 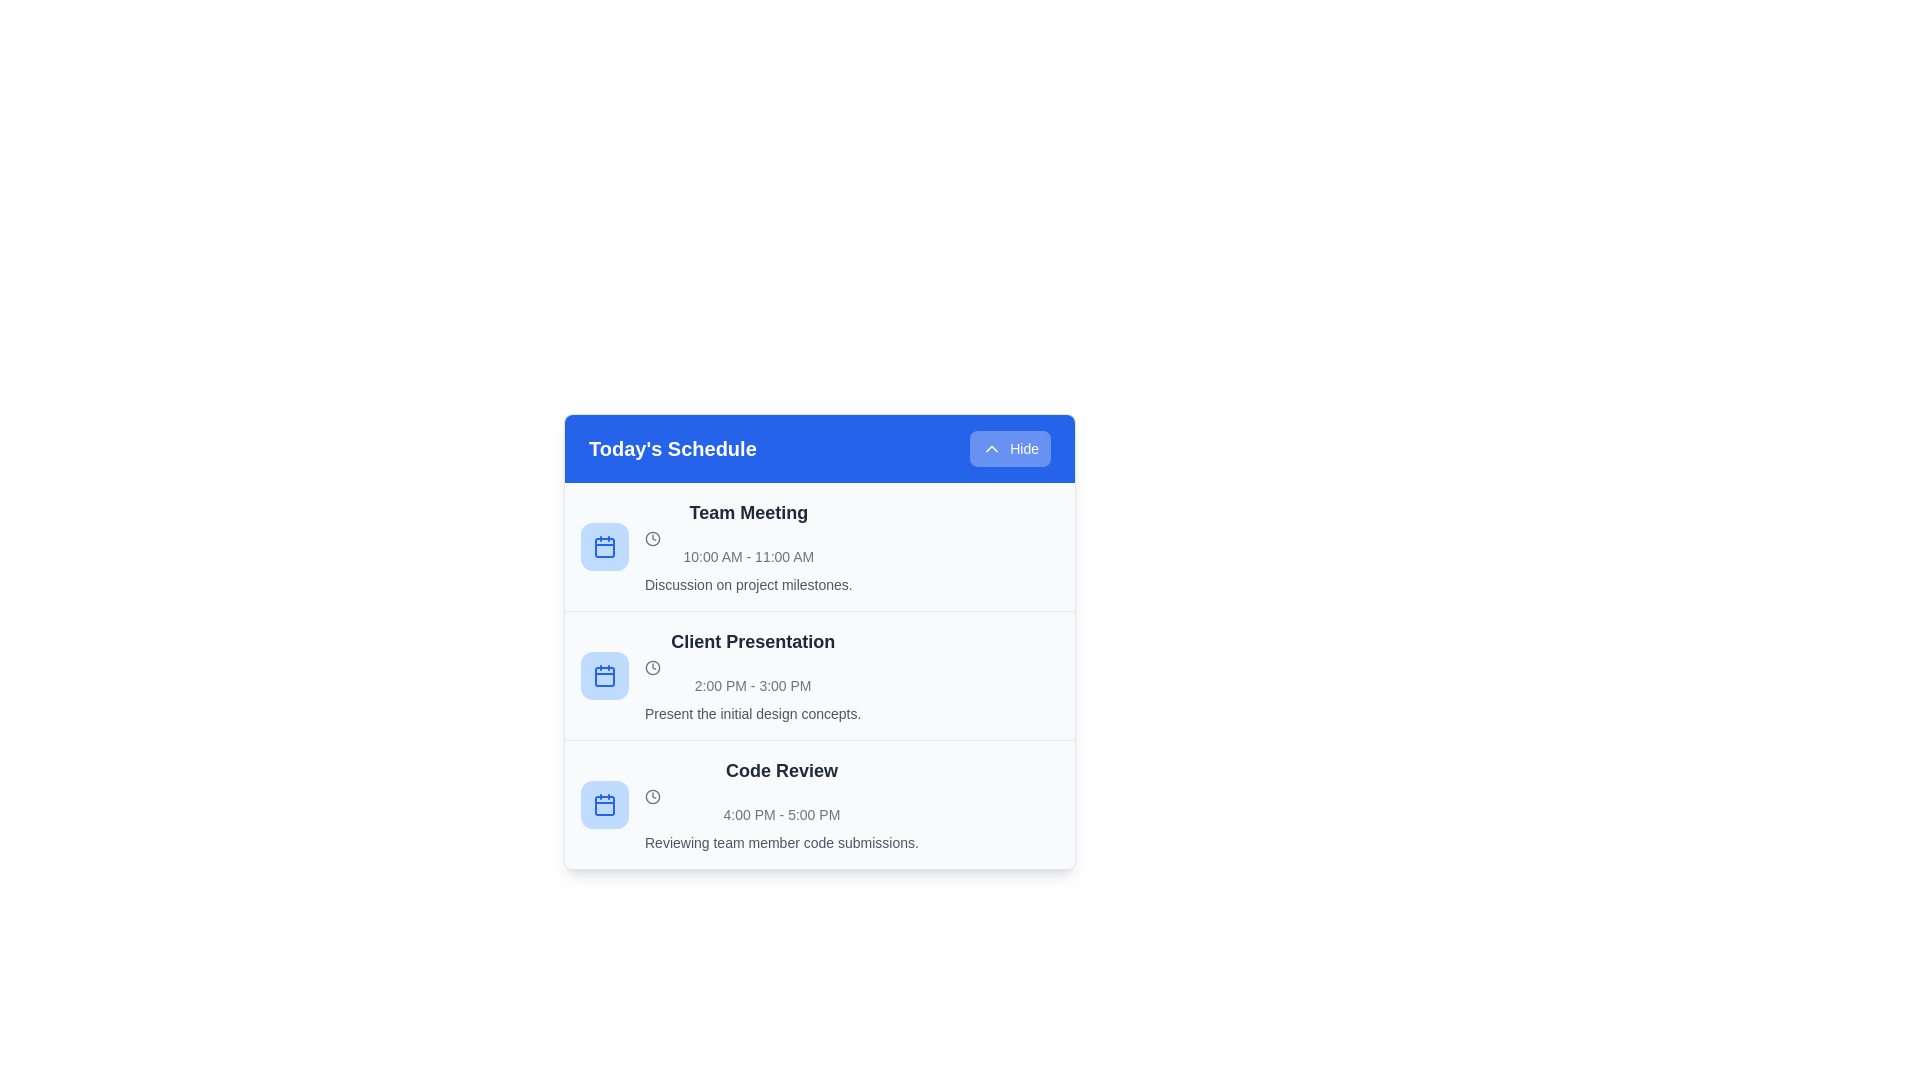 I want to click on event title from the scheduled event information displayed in the second item of the 'Today's Schedule' panel, located between 'Team Meeting' and 'Code Review', so click(x=752, y=675).